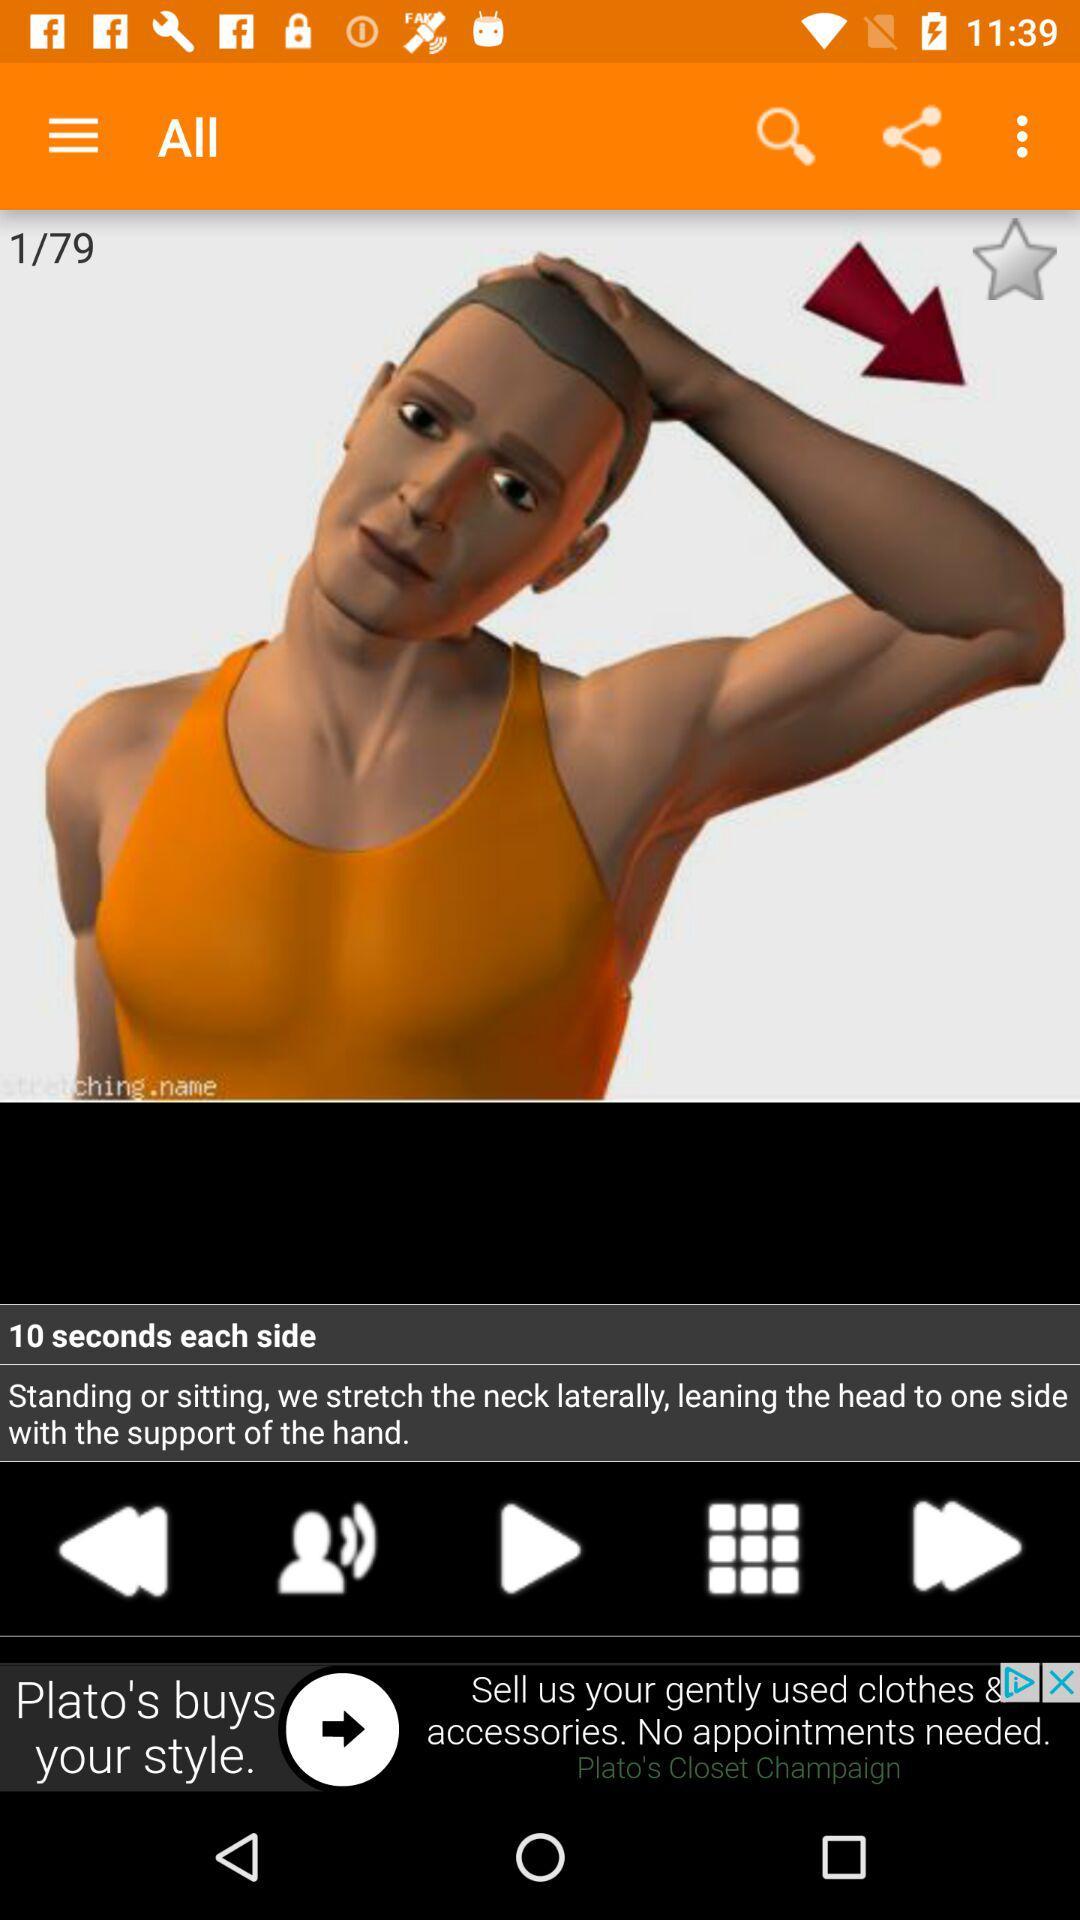 The width and height of the screenshot is (1080, 1920). Describe the element at coordinates (540, 1547) in the screenshot. I see `play button` at that location.